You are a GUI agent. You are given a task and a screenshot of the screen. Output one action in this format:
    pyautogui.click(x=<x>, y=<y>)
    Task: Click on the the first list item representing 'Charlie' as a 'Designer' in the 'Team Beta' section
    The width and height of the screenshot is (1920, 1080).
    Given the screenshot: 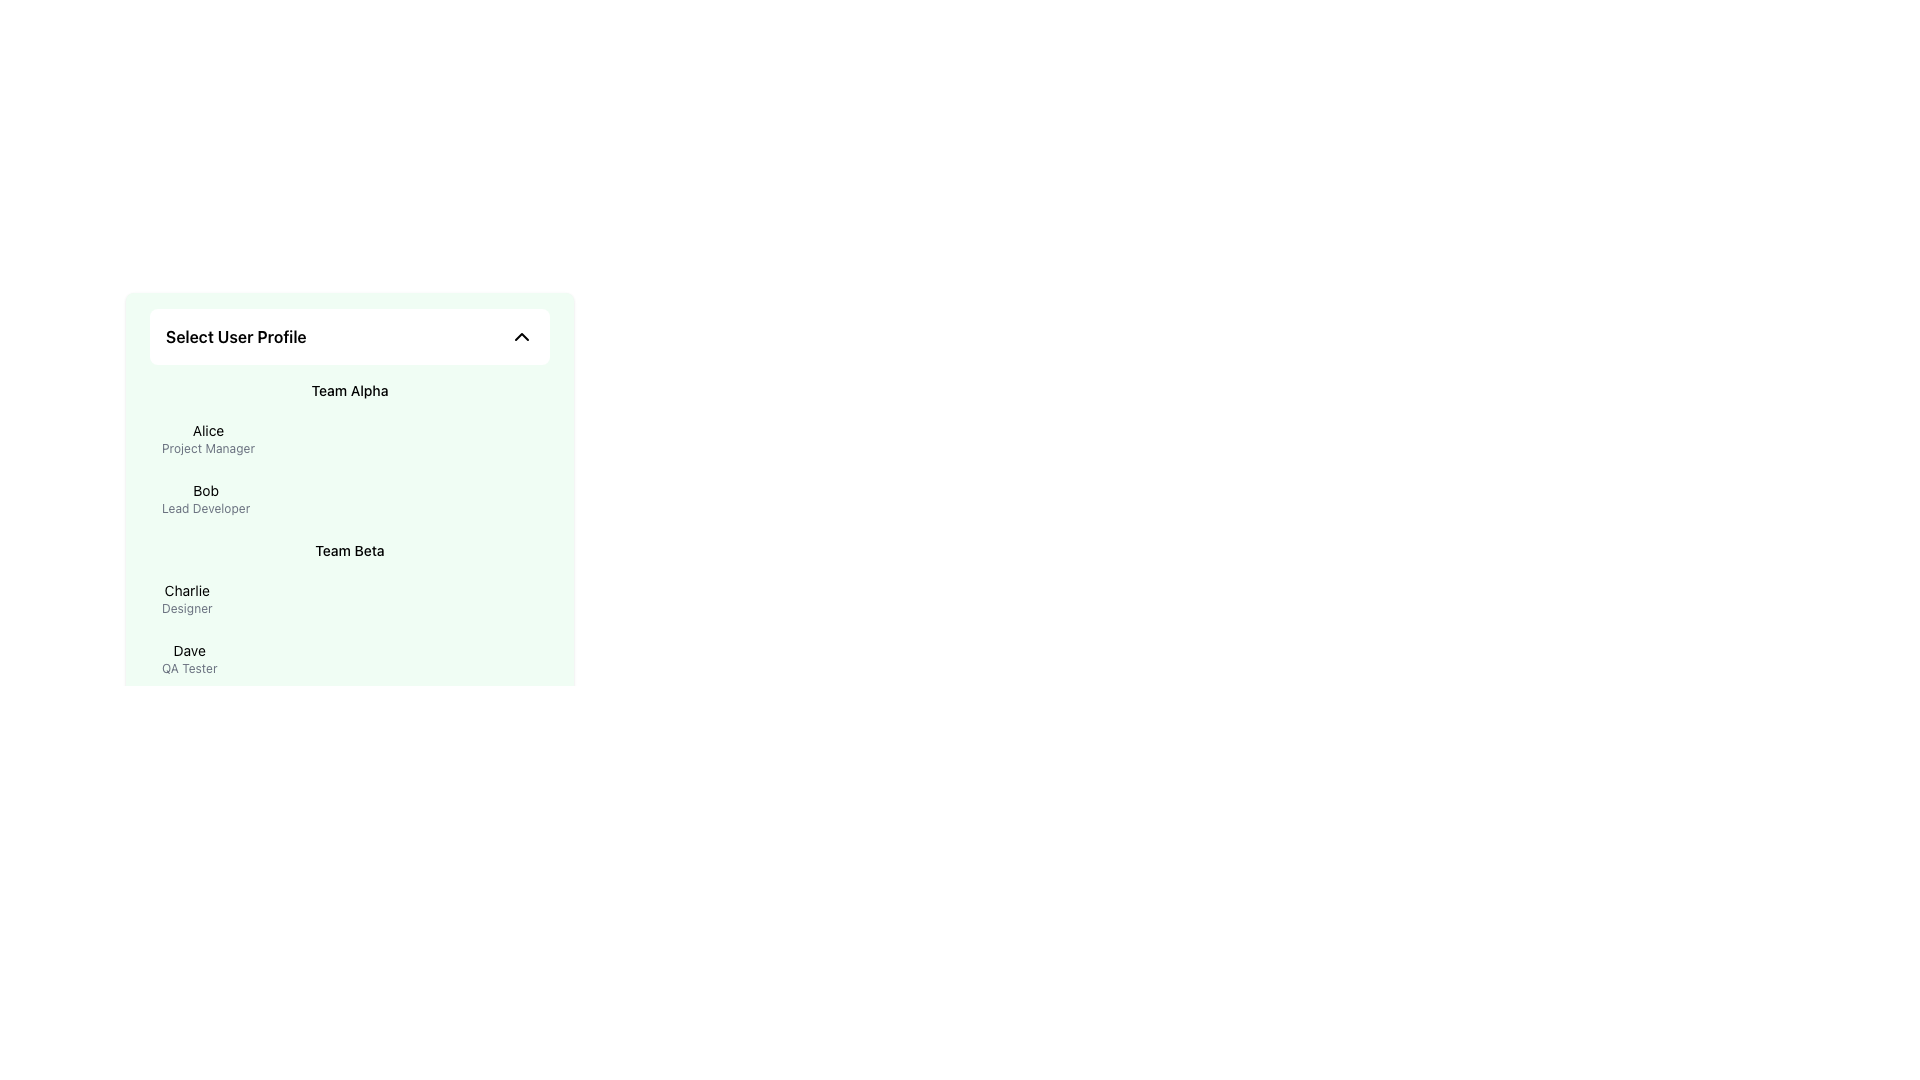 What is the action you would take?
    pyautogui.click(x=350, y=597)
    